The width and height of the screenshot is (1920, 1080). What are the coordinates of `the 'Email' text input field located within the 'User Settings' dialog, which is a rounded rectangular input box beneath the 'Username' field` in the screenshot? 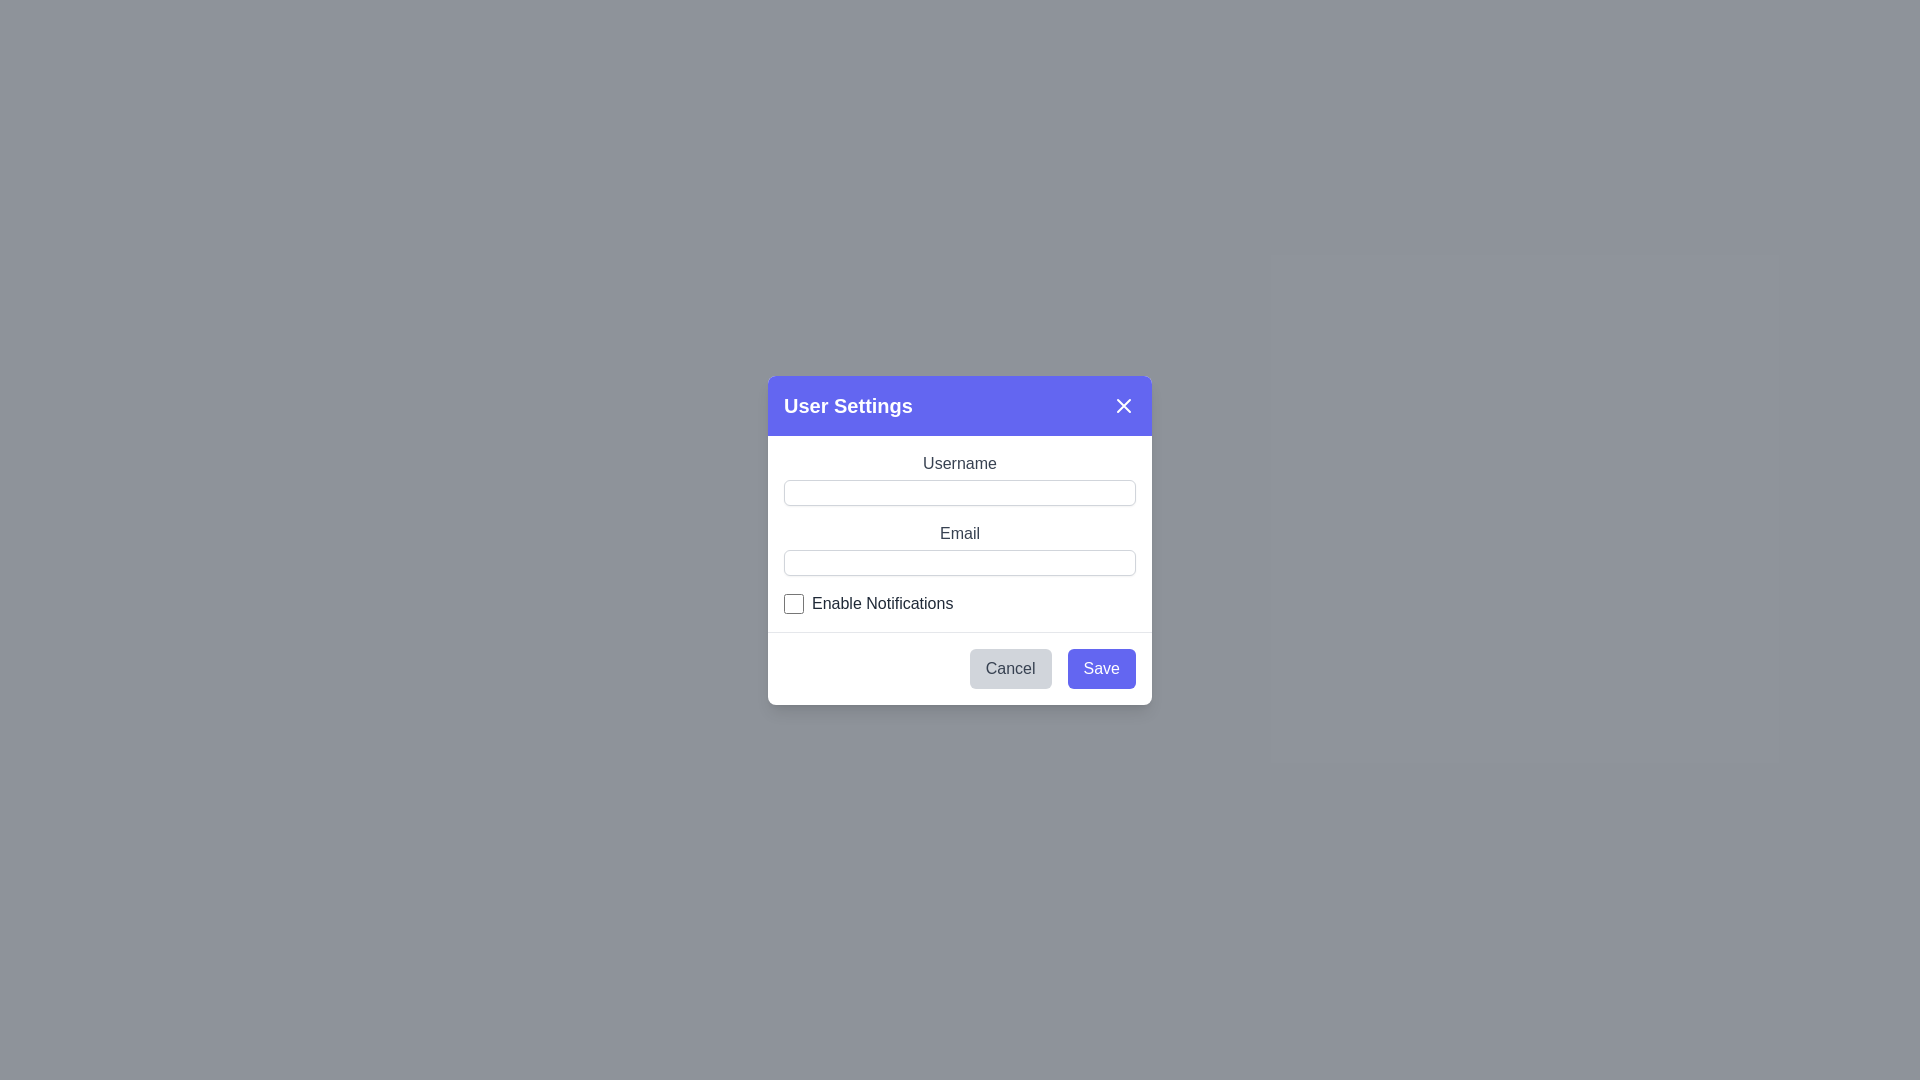 It's located at (960, 548).